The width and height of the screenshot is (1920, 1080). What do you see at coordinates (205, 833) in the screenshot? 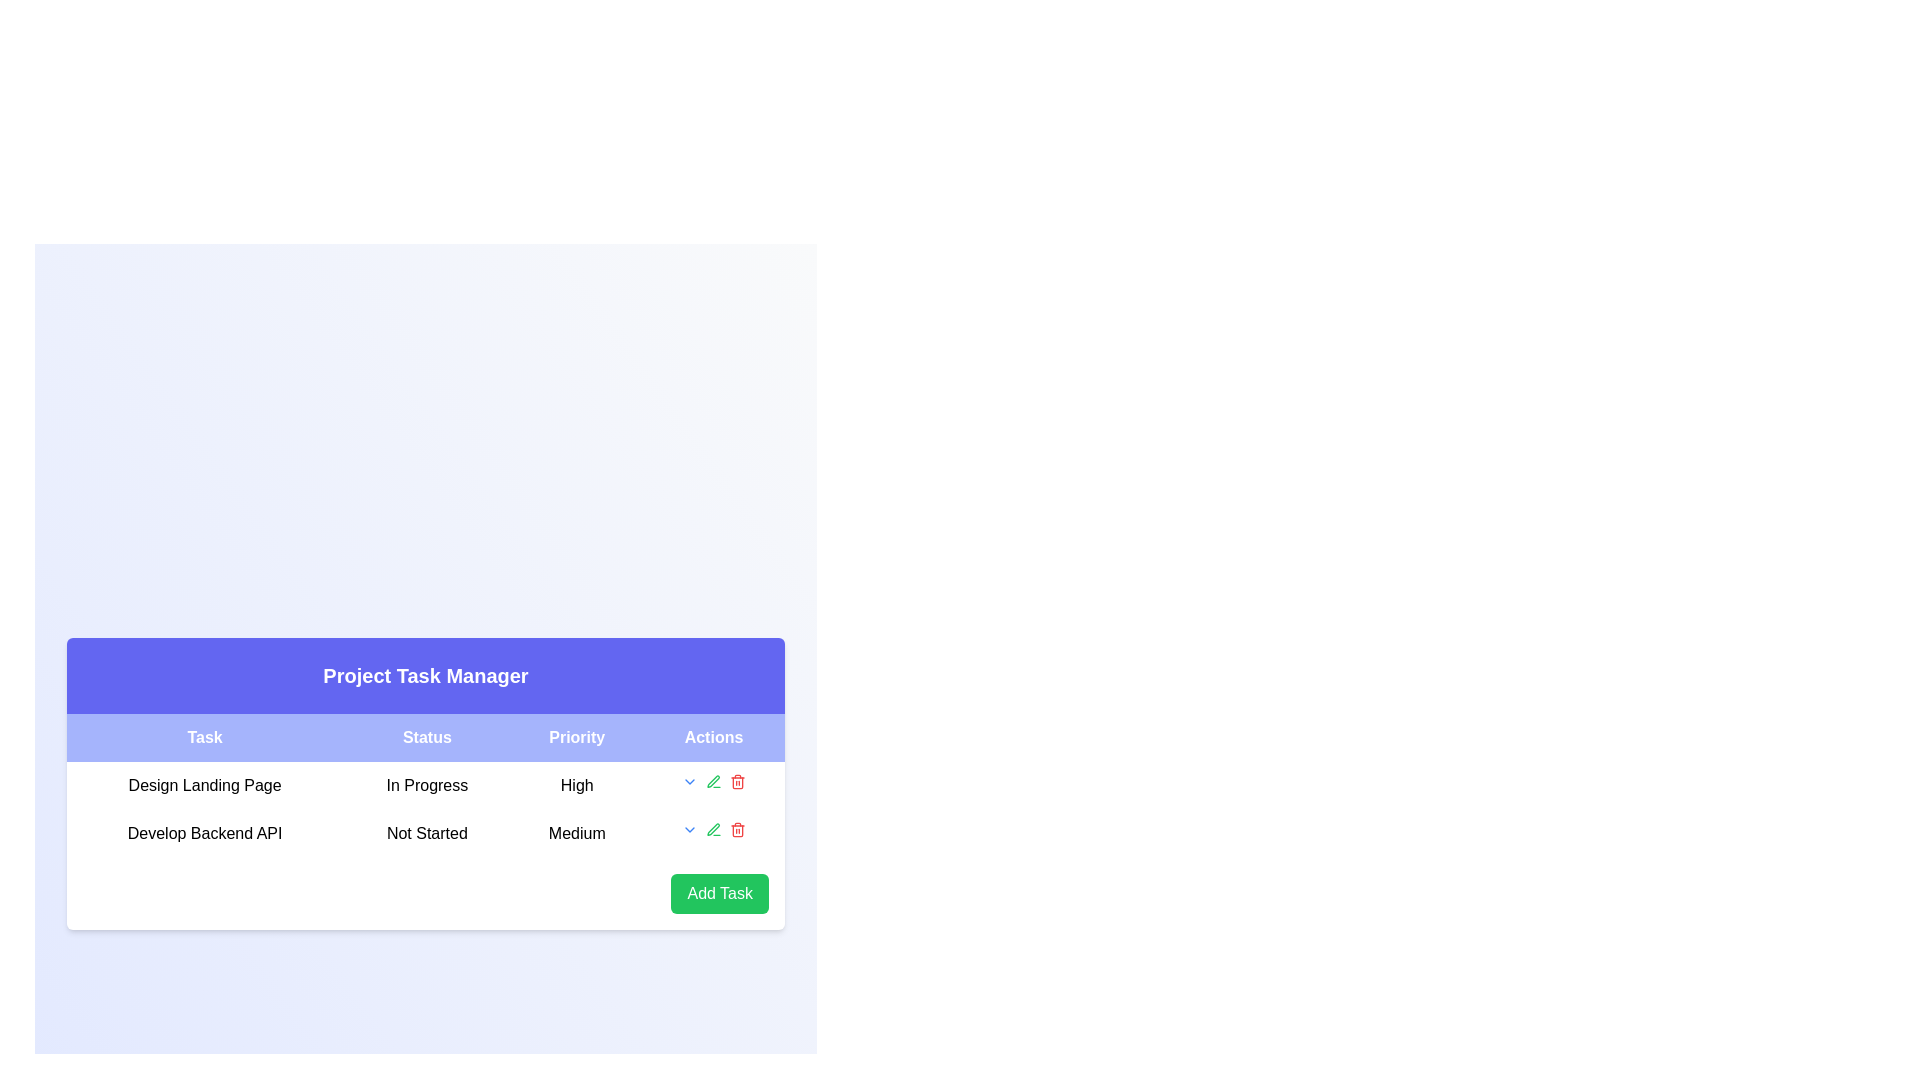
I see `the label that informs the user about the task labeled 'Develop Backend API', located in the first column of the second row in the table structure below the 'Project Task Manager' heading` at bounding box center [205, 833].